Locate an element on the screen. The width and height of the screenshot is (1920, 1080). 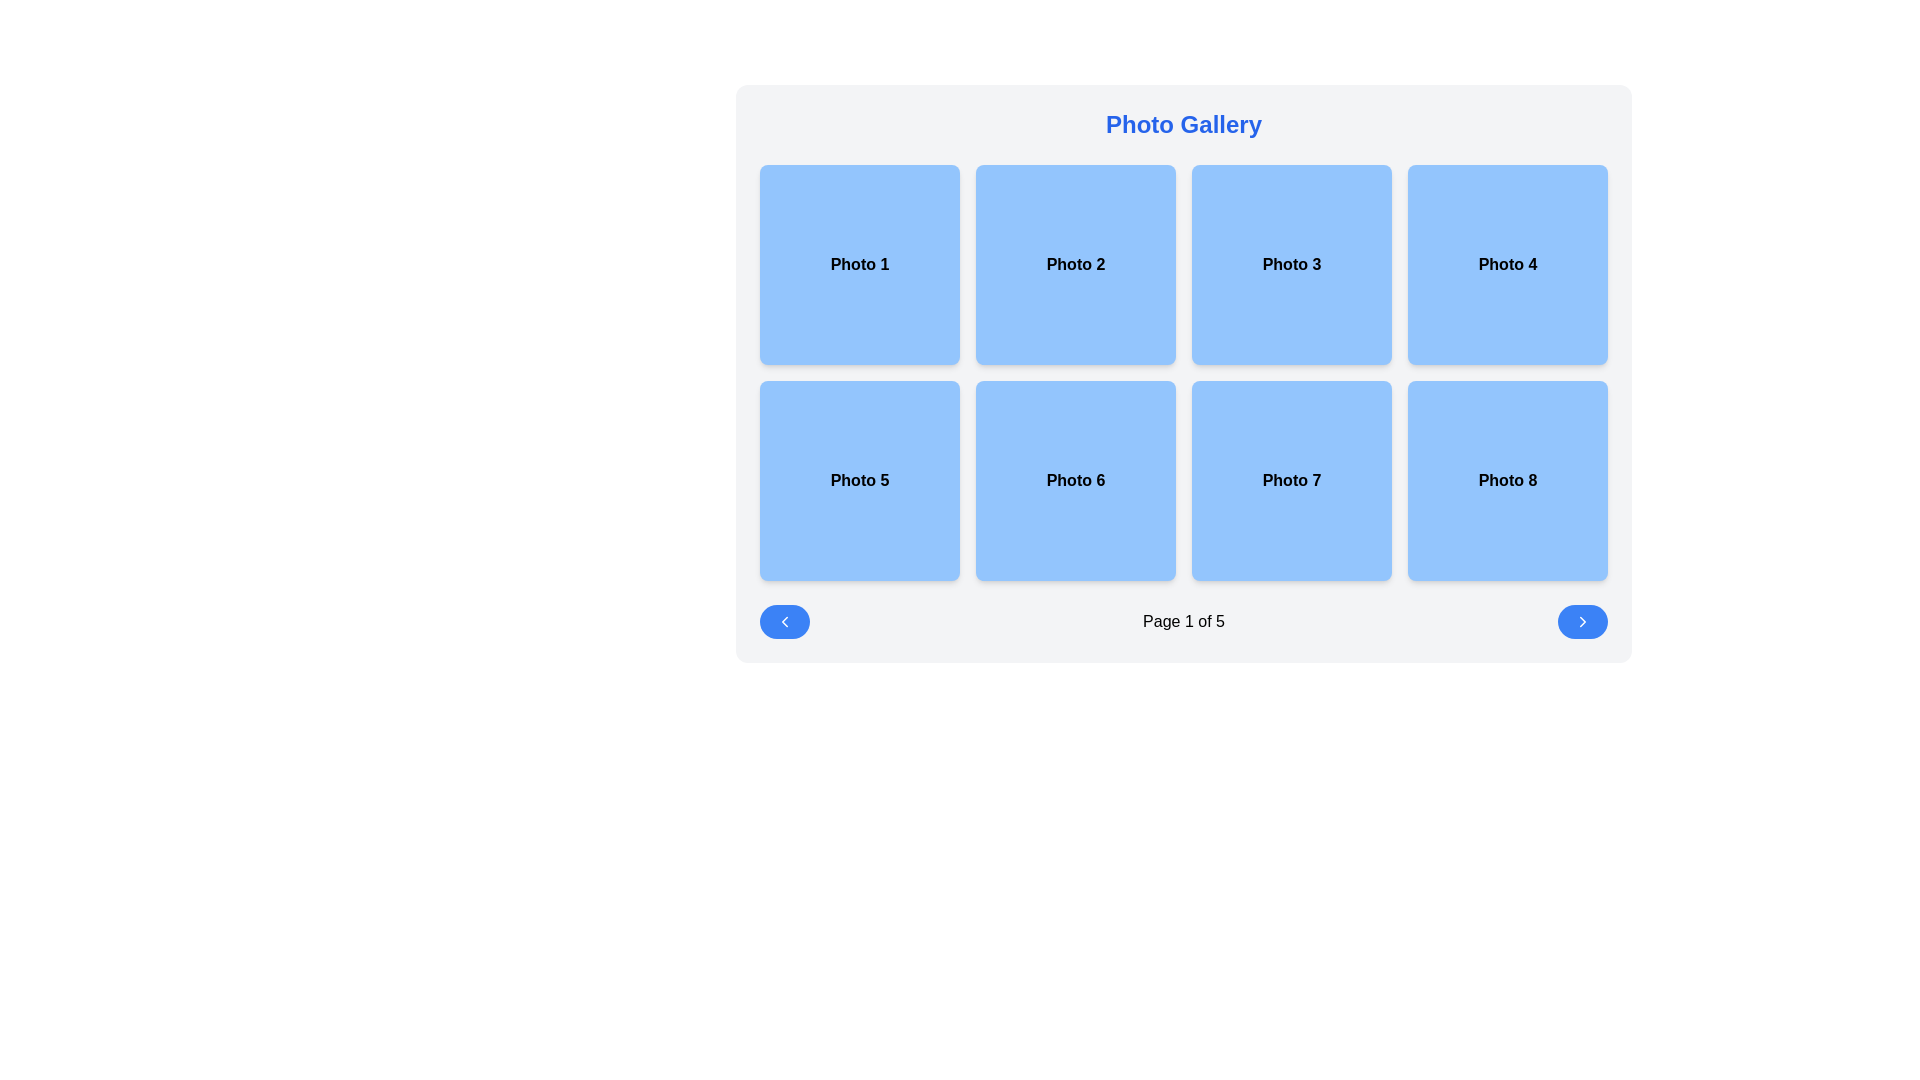
the square-shaped button labeled 'Photo 4' with a light blue background and rounded corners, located in the top row of a 4x2 grid is located at coordinates (1507, 264).